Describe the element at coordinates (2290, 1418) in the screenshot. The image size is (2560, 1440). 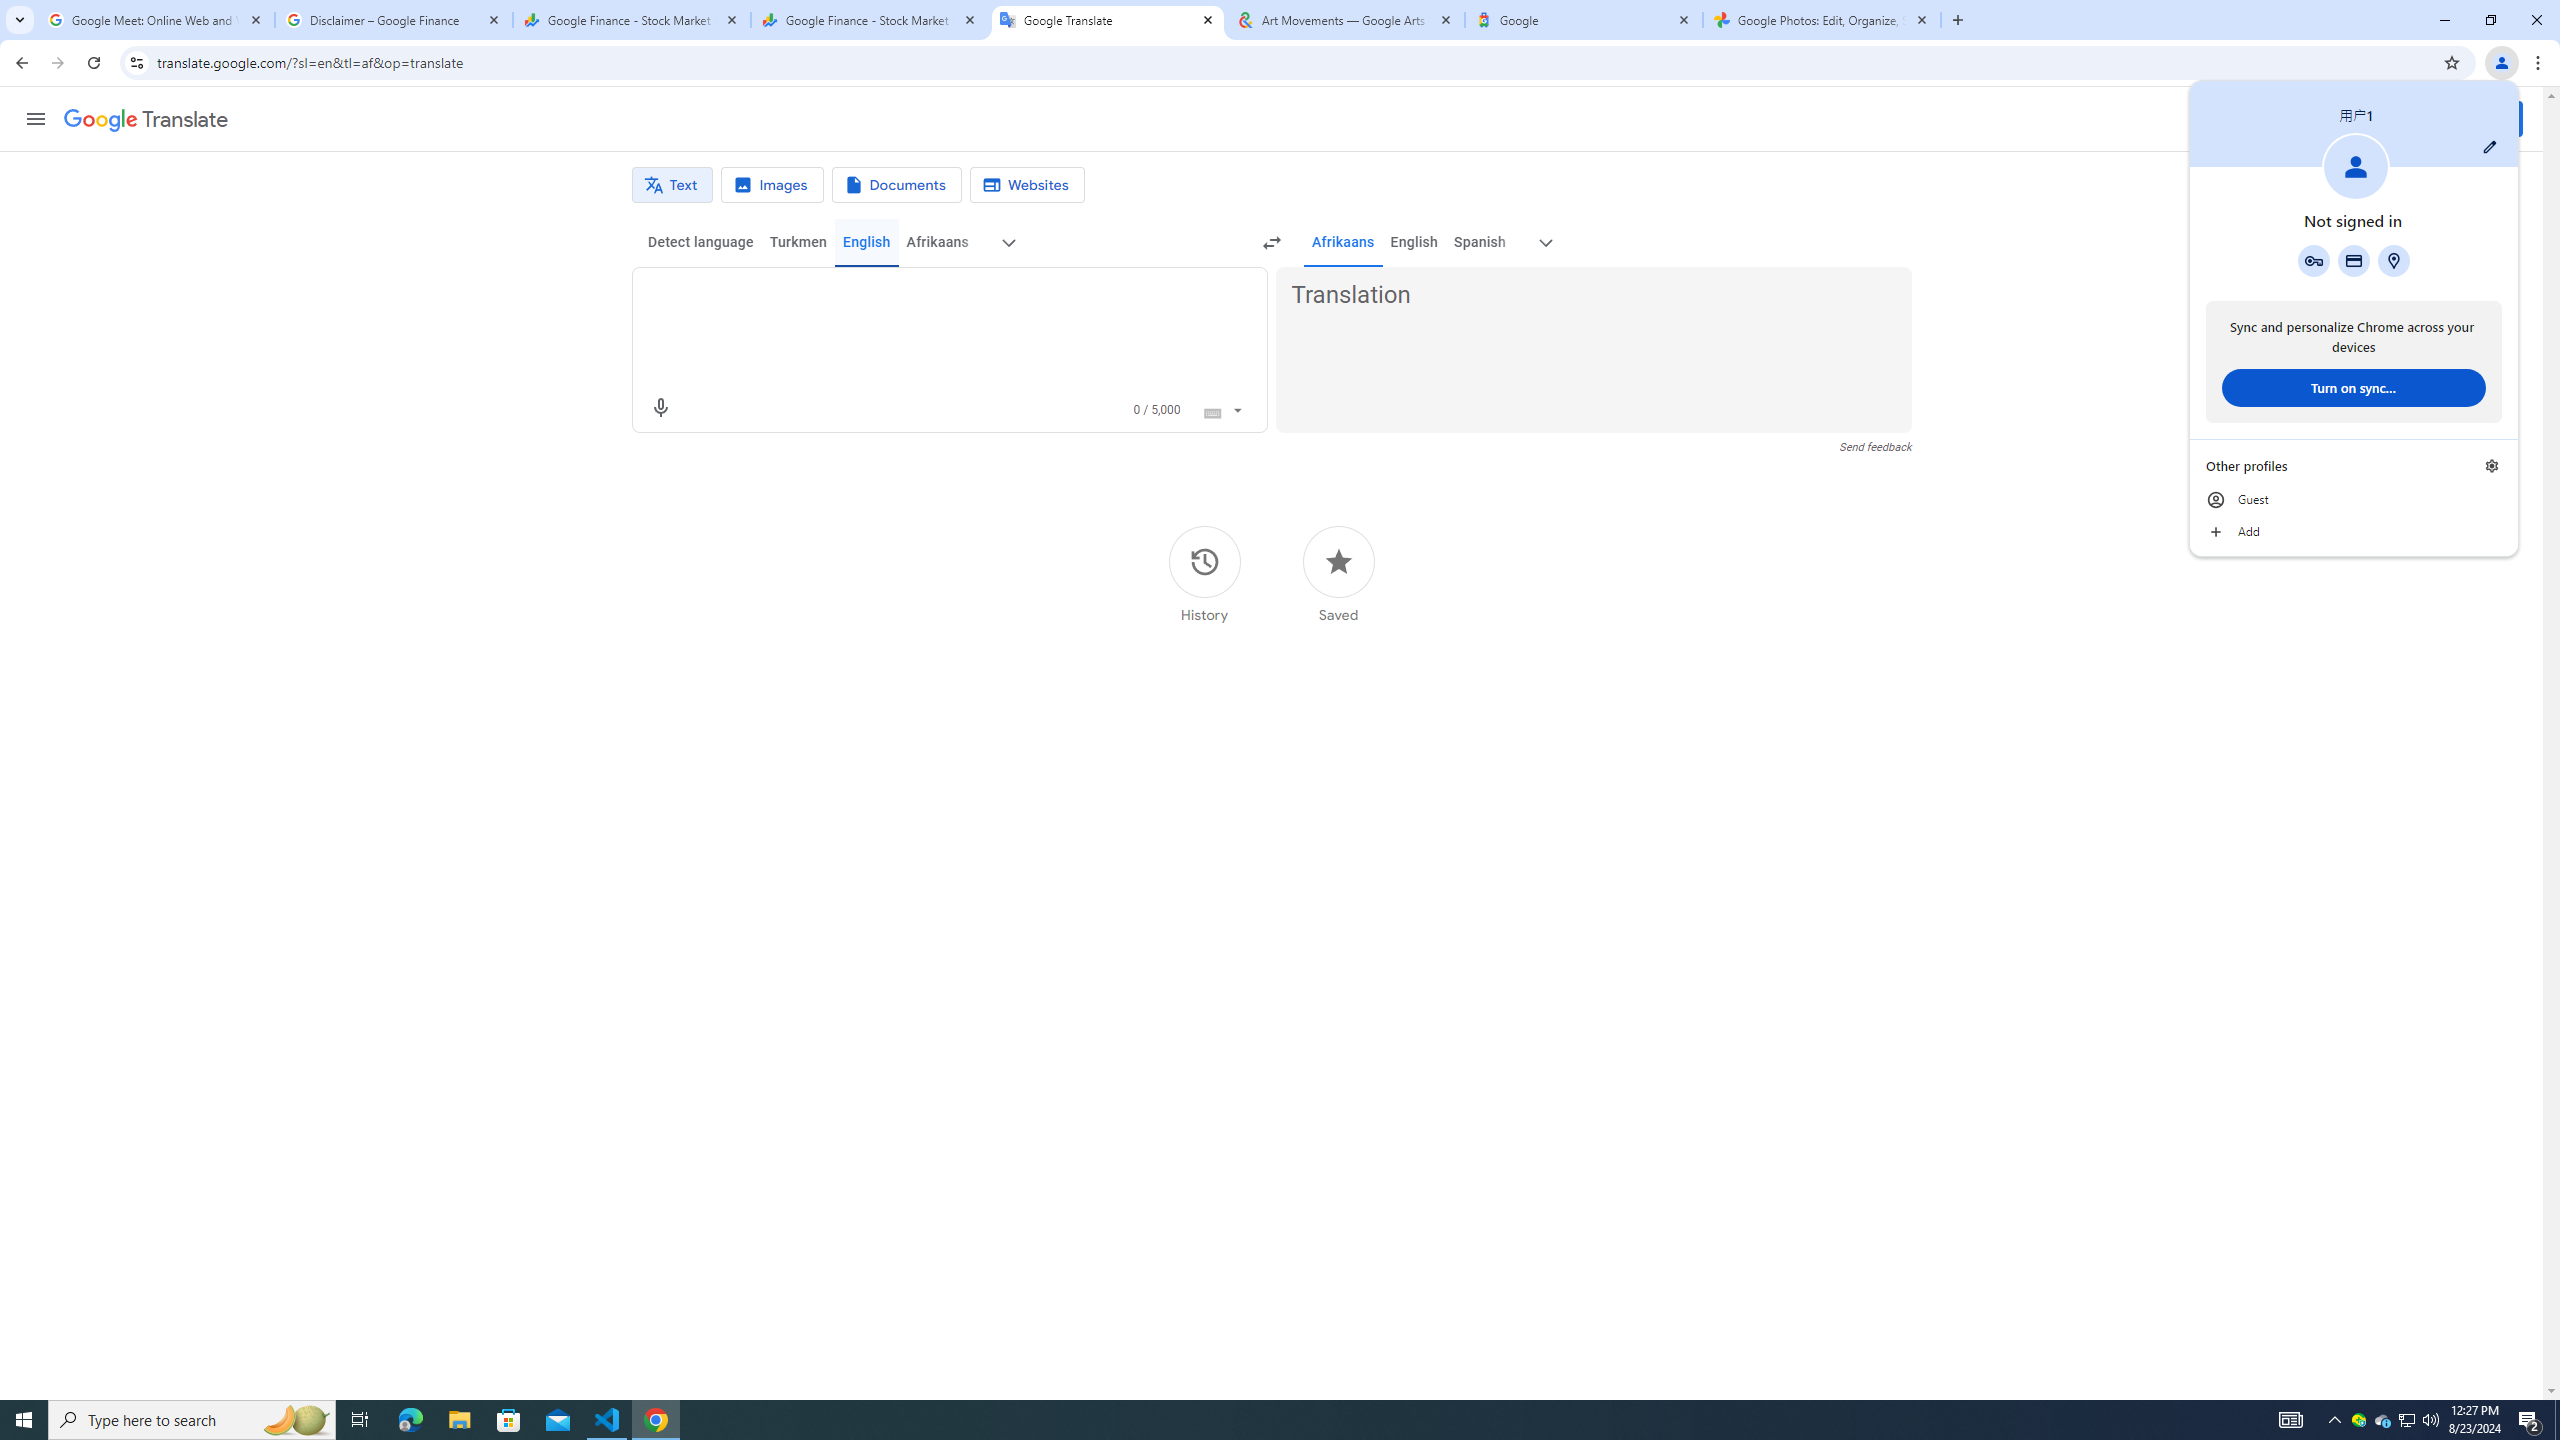
I see `'AutomationID: 4105'` at that location.